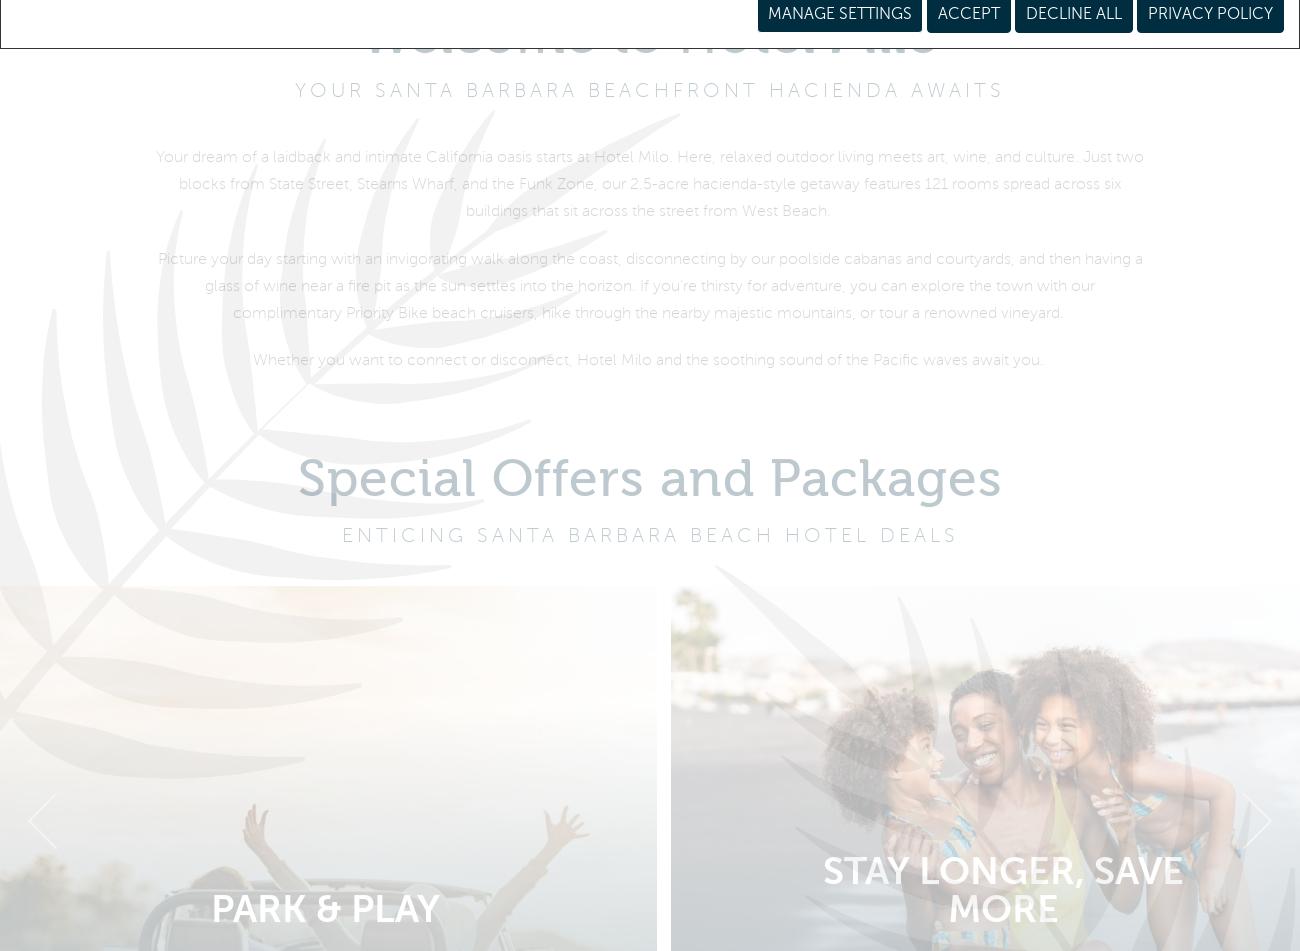  I want to click on 'Welcome to Hotel Milo', so click(649, 49).